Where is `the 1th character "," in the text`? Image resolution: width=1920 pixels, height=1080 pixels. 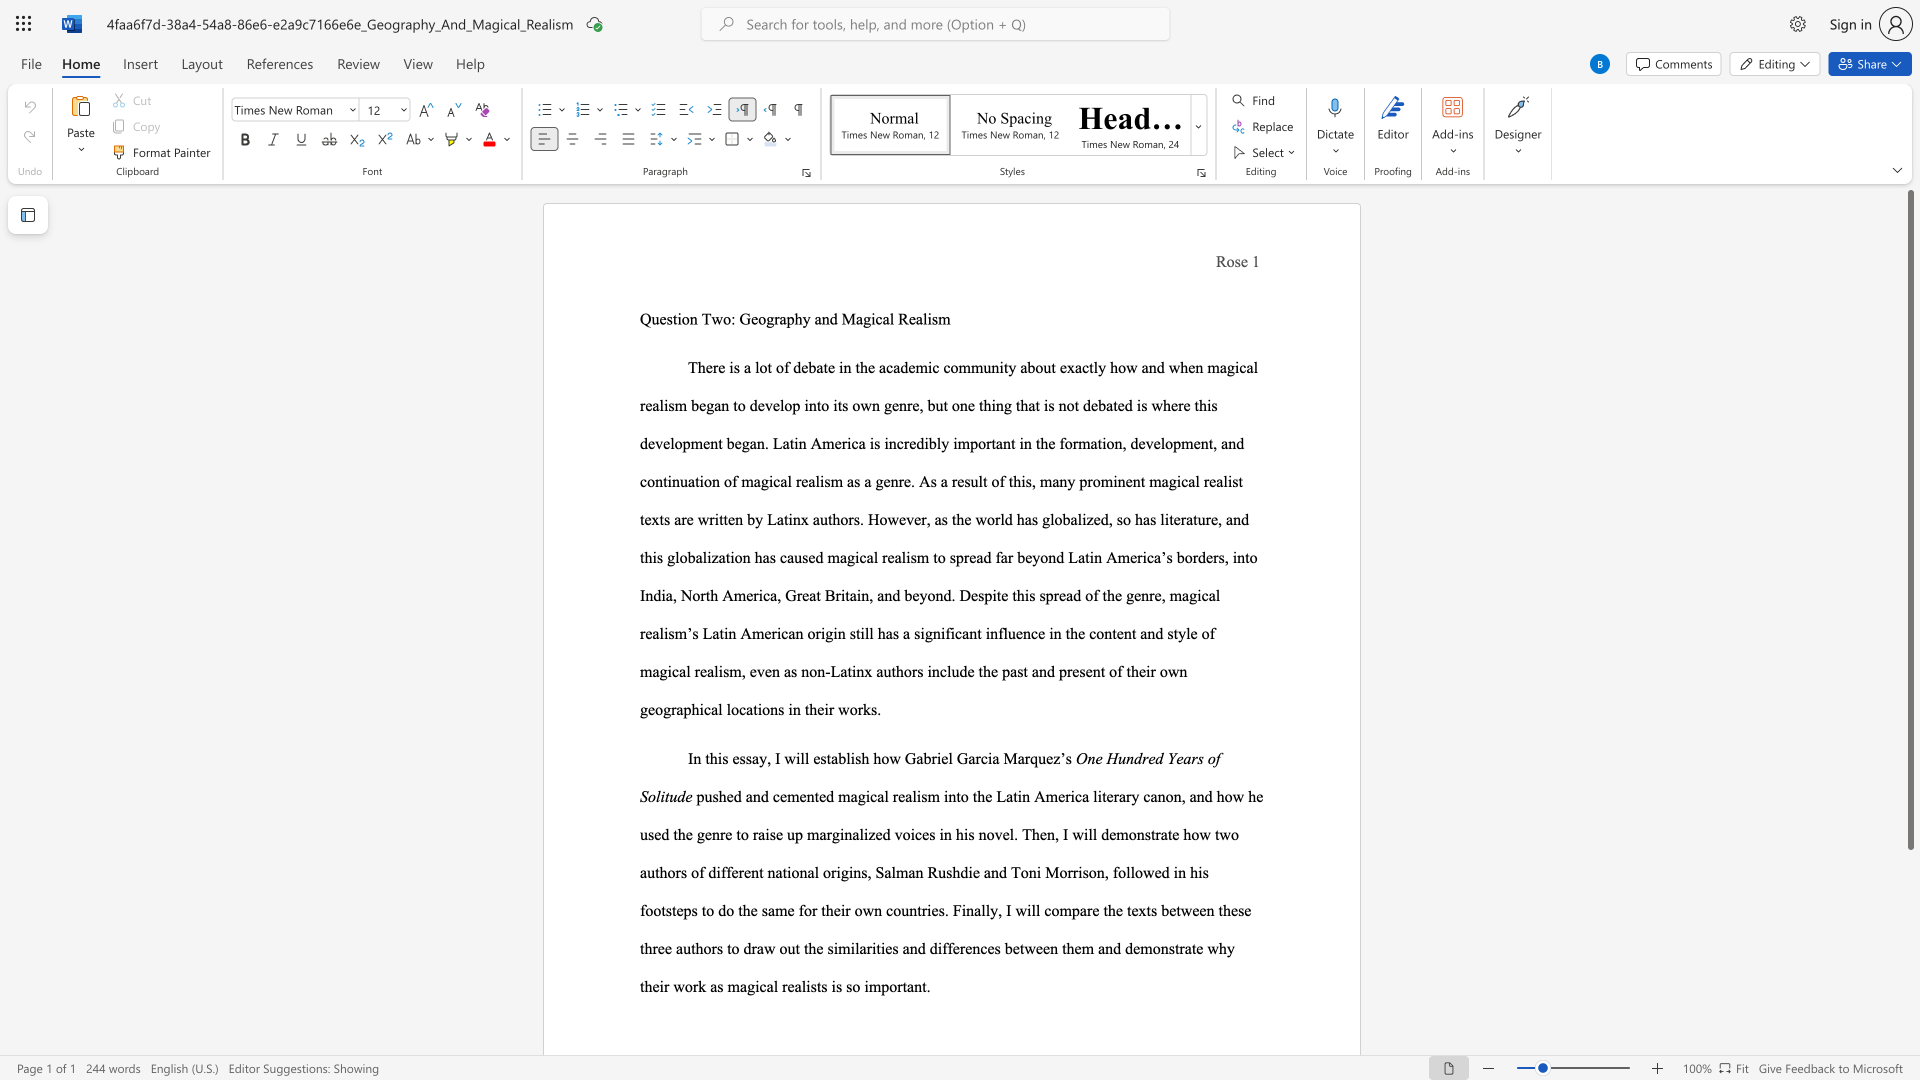 the 1th character "," in the text is located at coordinates (1225, 557).